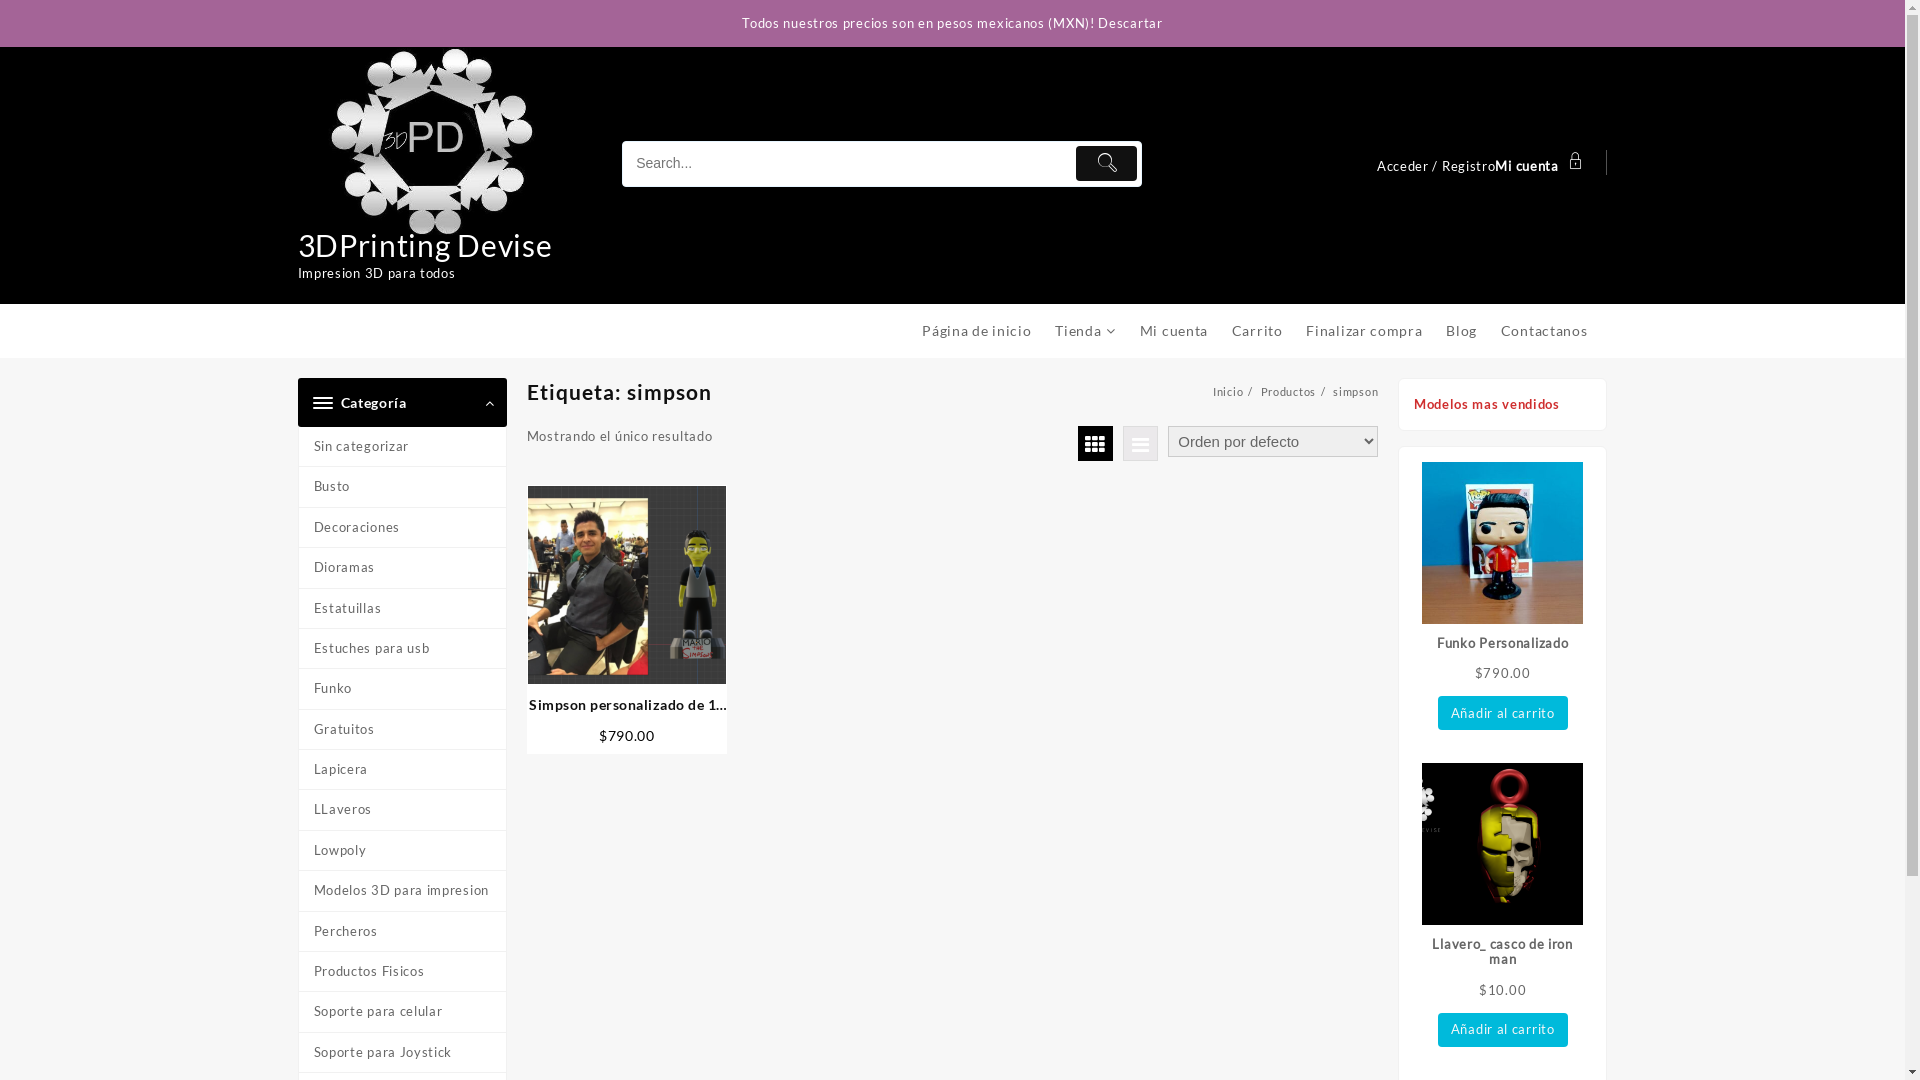  I want to click on 'Lowpoly', so click(401, 851).